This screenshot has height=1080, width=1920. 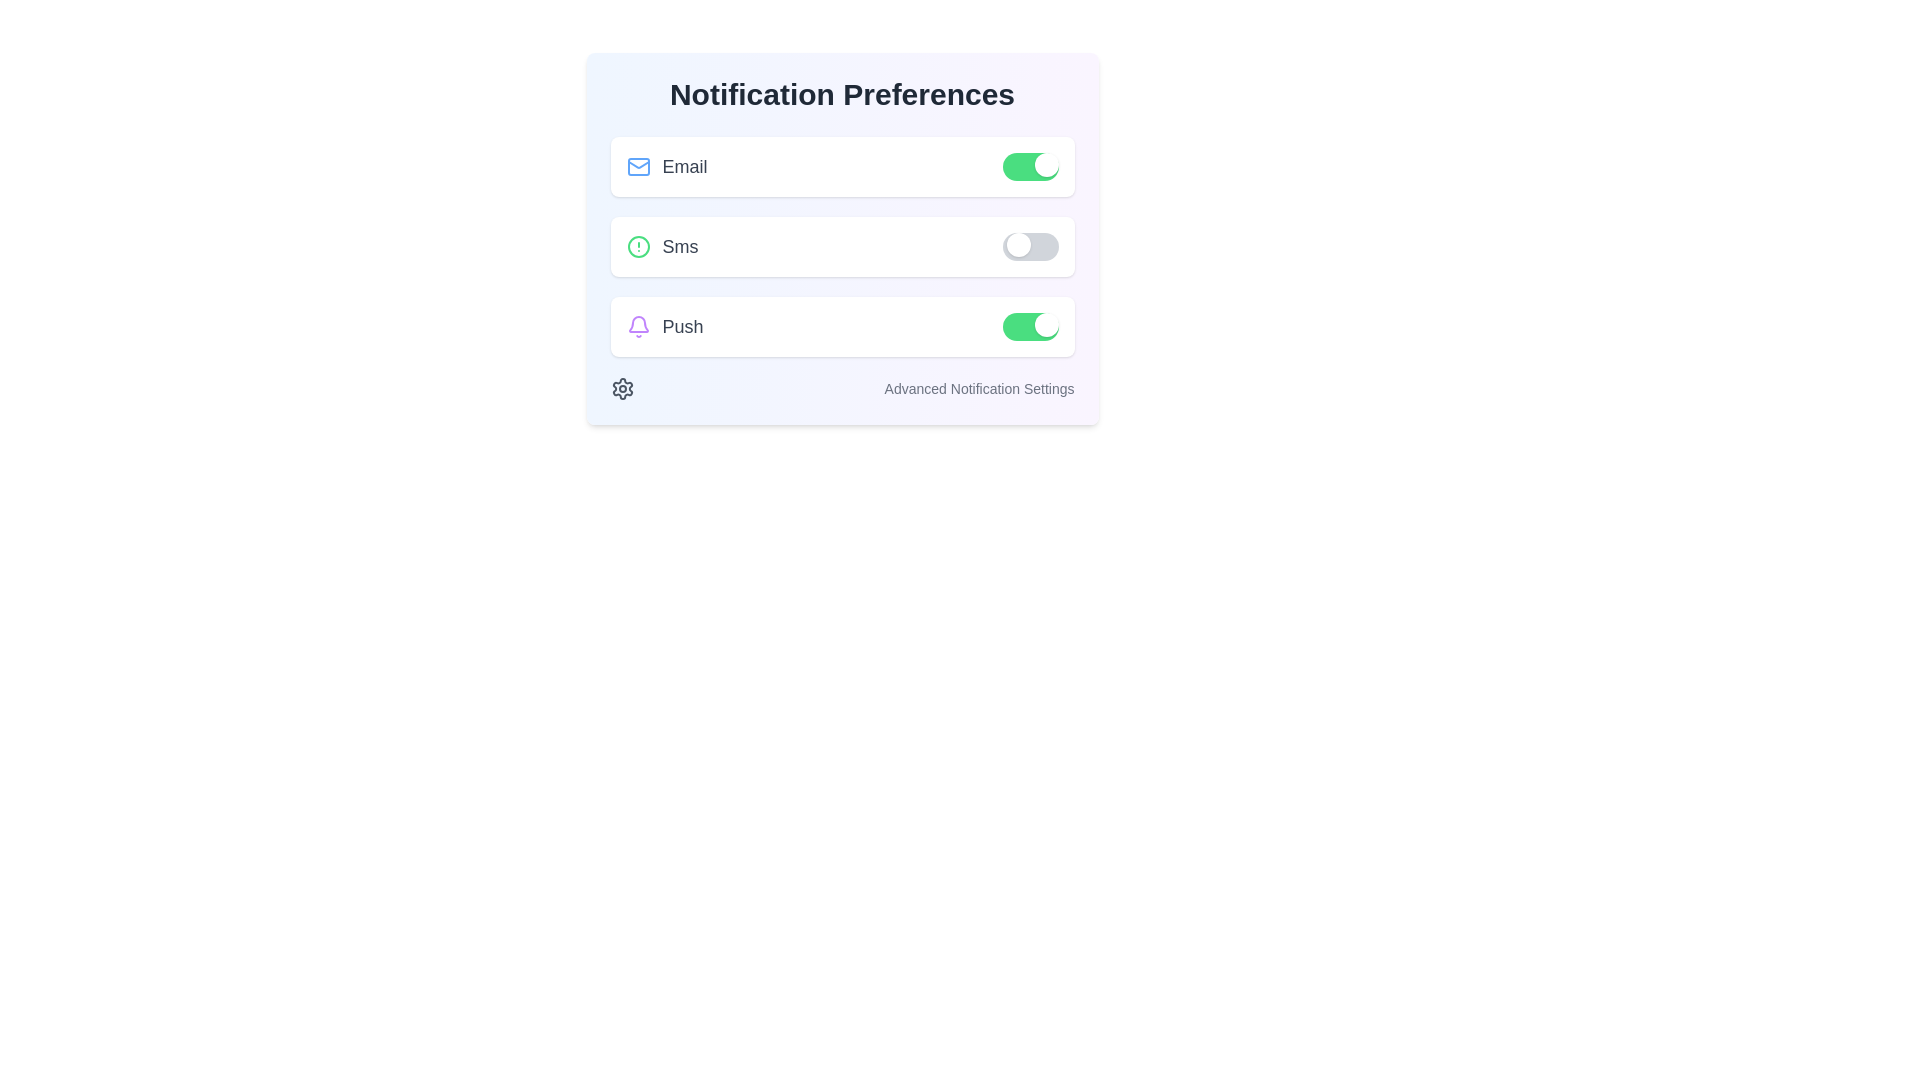 I want to click on the settings icon to access additional configuration options, so click(x=621, y=389).